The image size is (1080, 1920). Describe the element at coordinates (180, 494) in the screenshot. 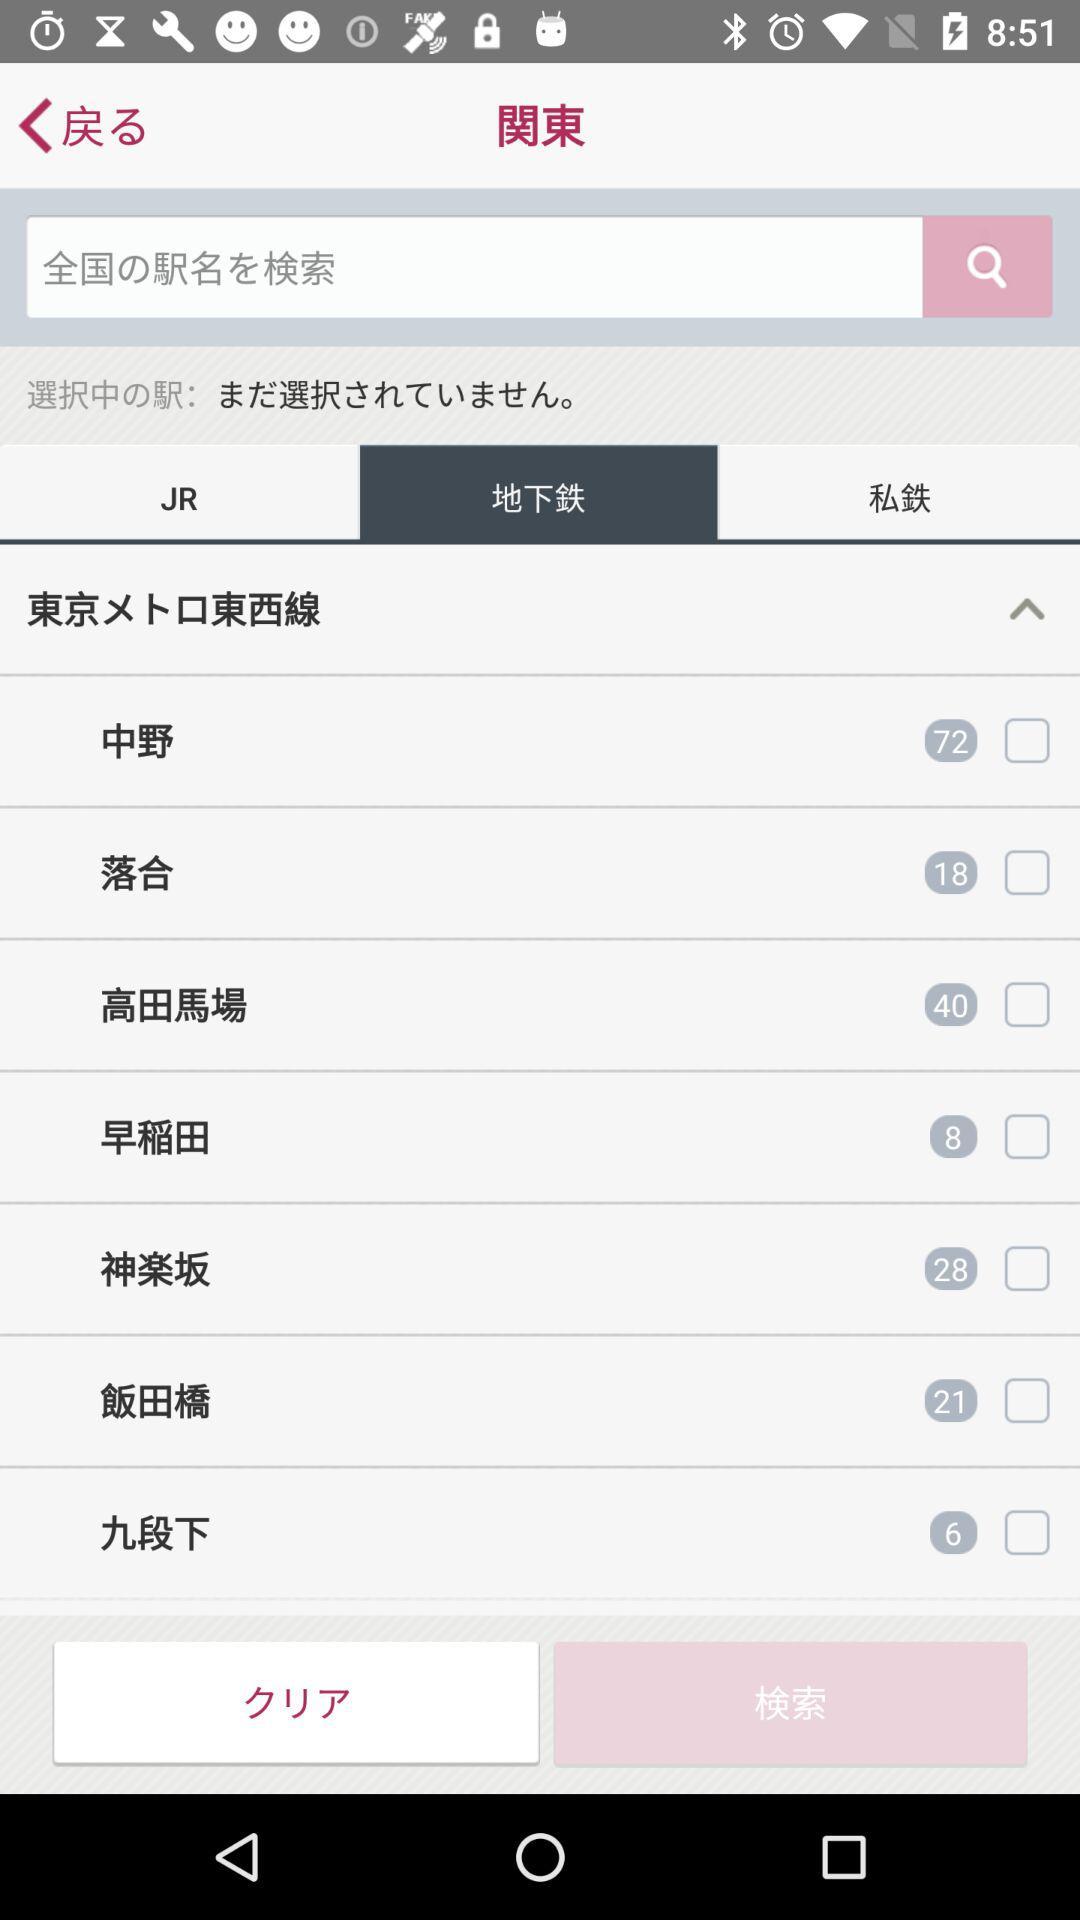

I see `jr icon` at that location.